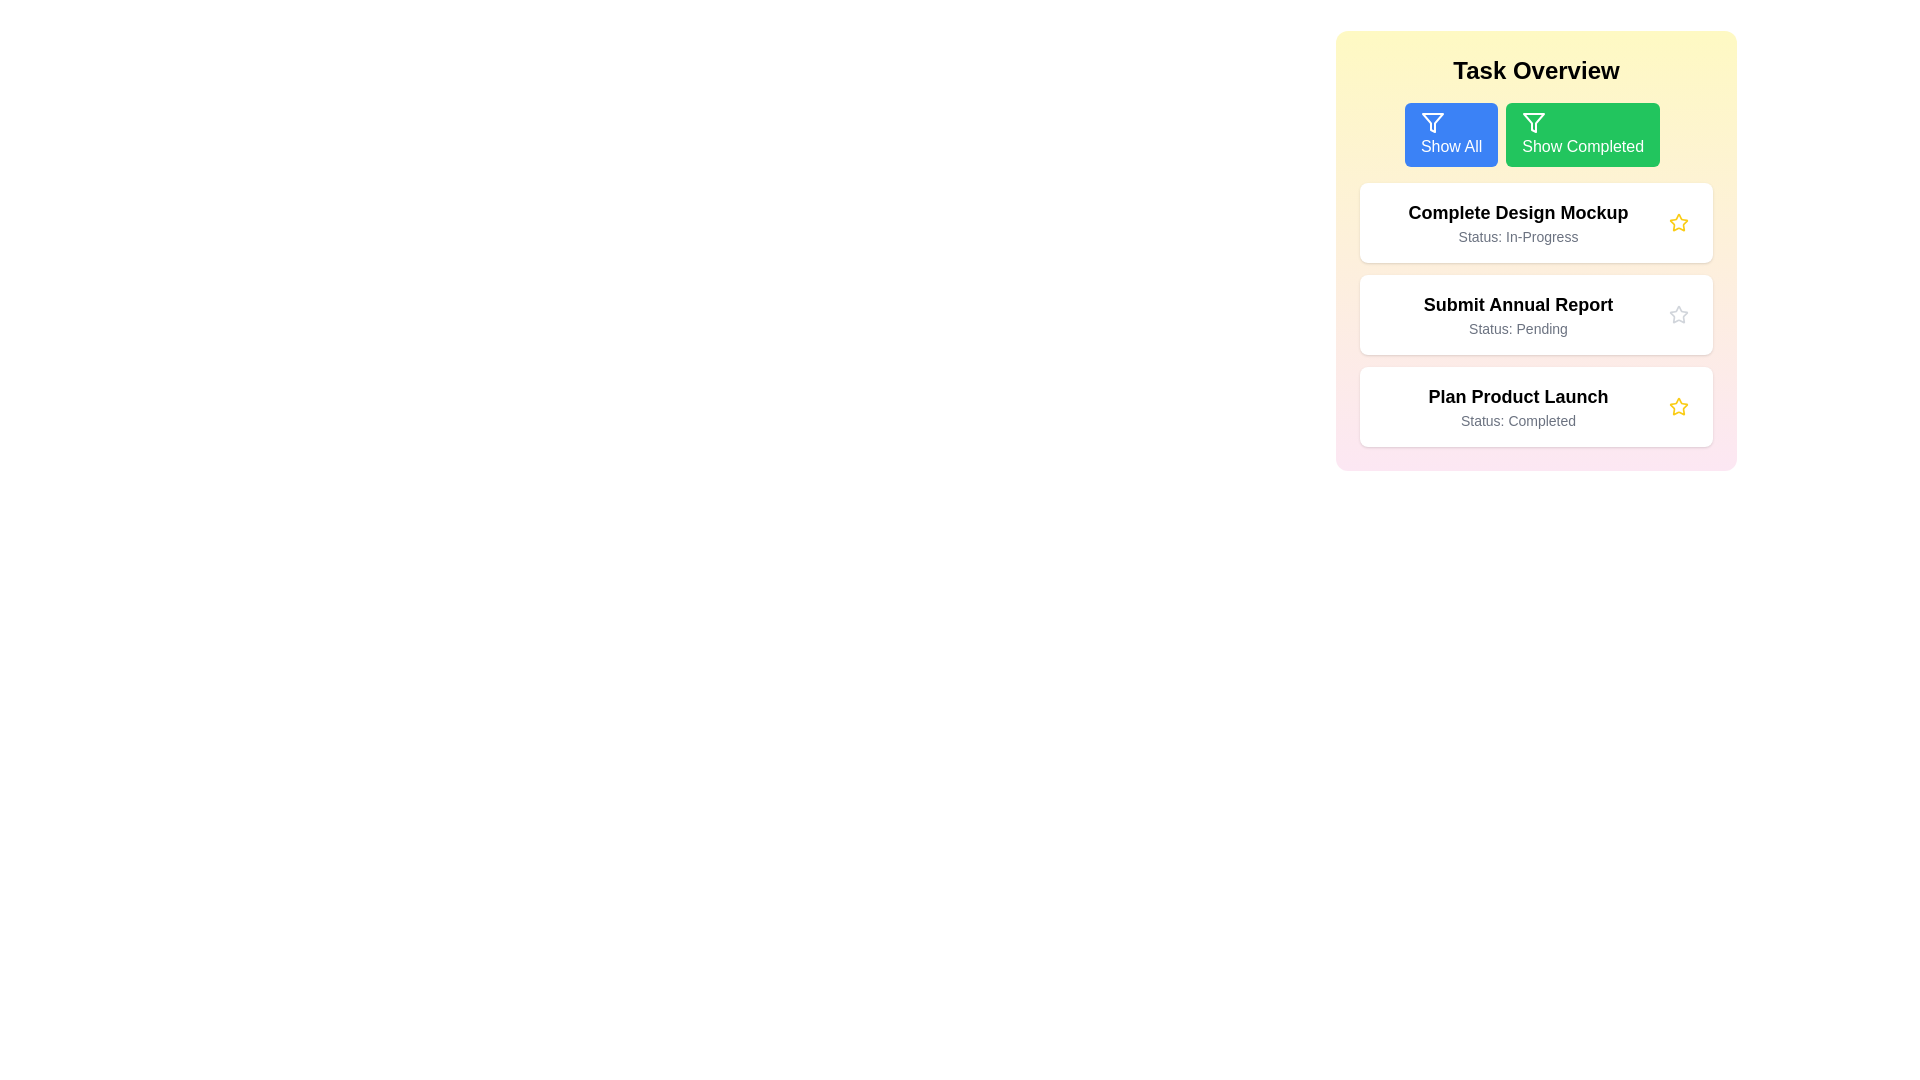 The width and height of the screenshot is (1920, 1080). What do you see at coordinates (1582, 135) in the screenshot?
I see `the 'Show Completed' button to filter tasks` at bounding box center [1582, 135].